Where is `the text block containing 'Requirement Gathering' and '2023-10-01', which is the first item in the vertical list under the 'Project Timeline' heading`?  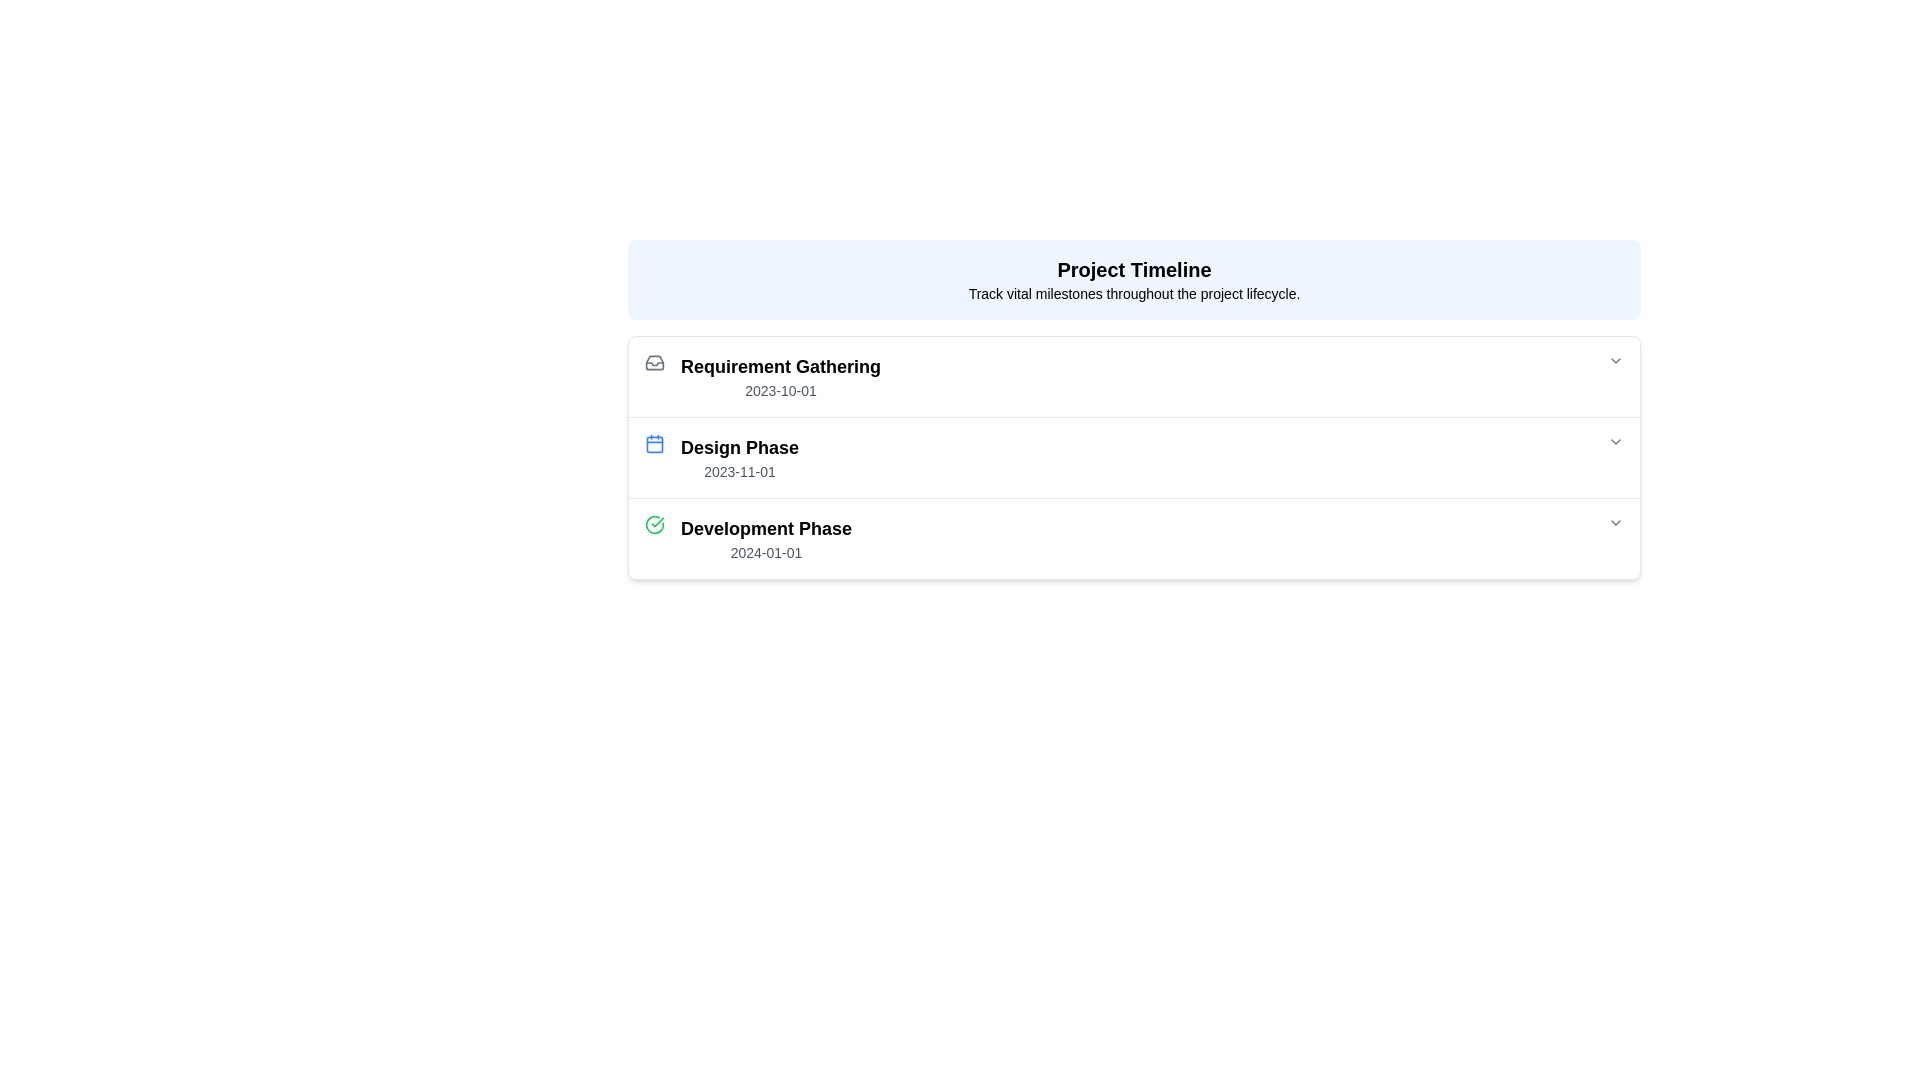
the text block containing 'Requirement Gathering' and '2023-10-01', which is the first item in the vertical list under the 'Project Timeline' heading is located at coordinates (780, 377).